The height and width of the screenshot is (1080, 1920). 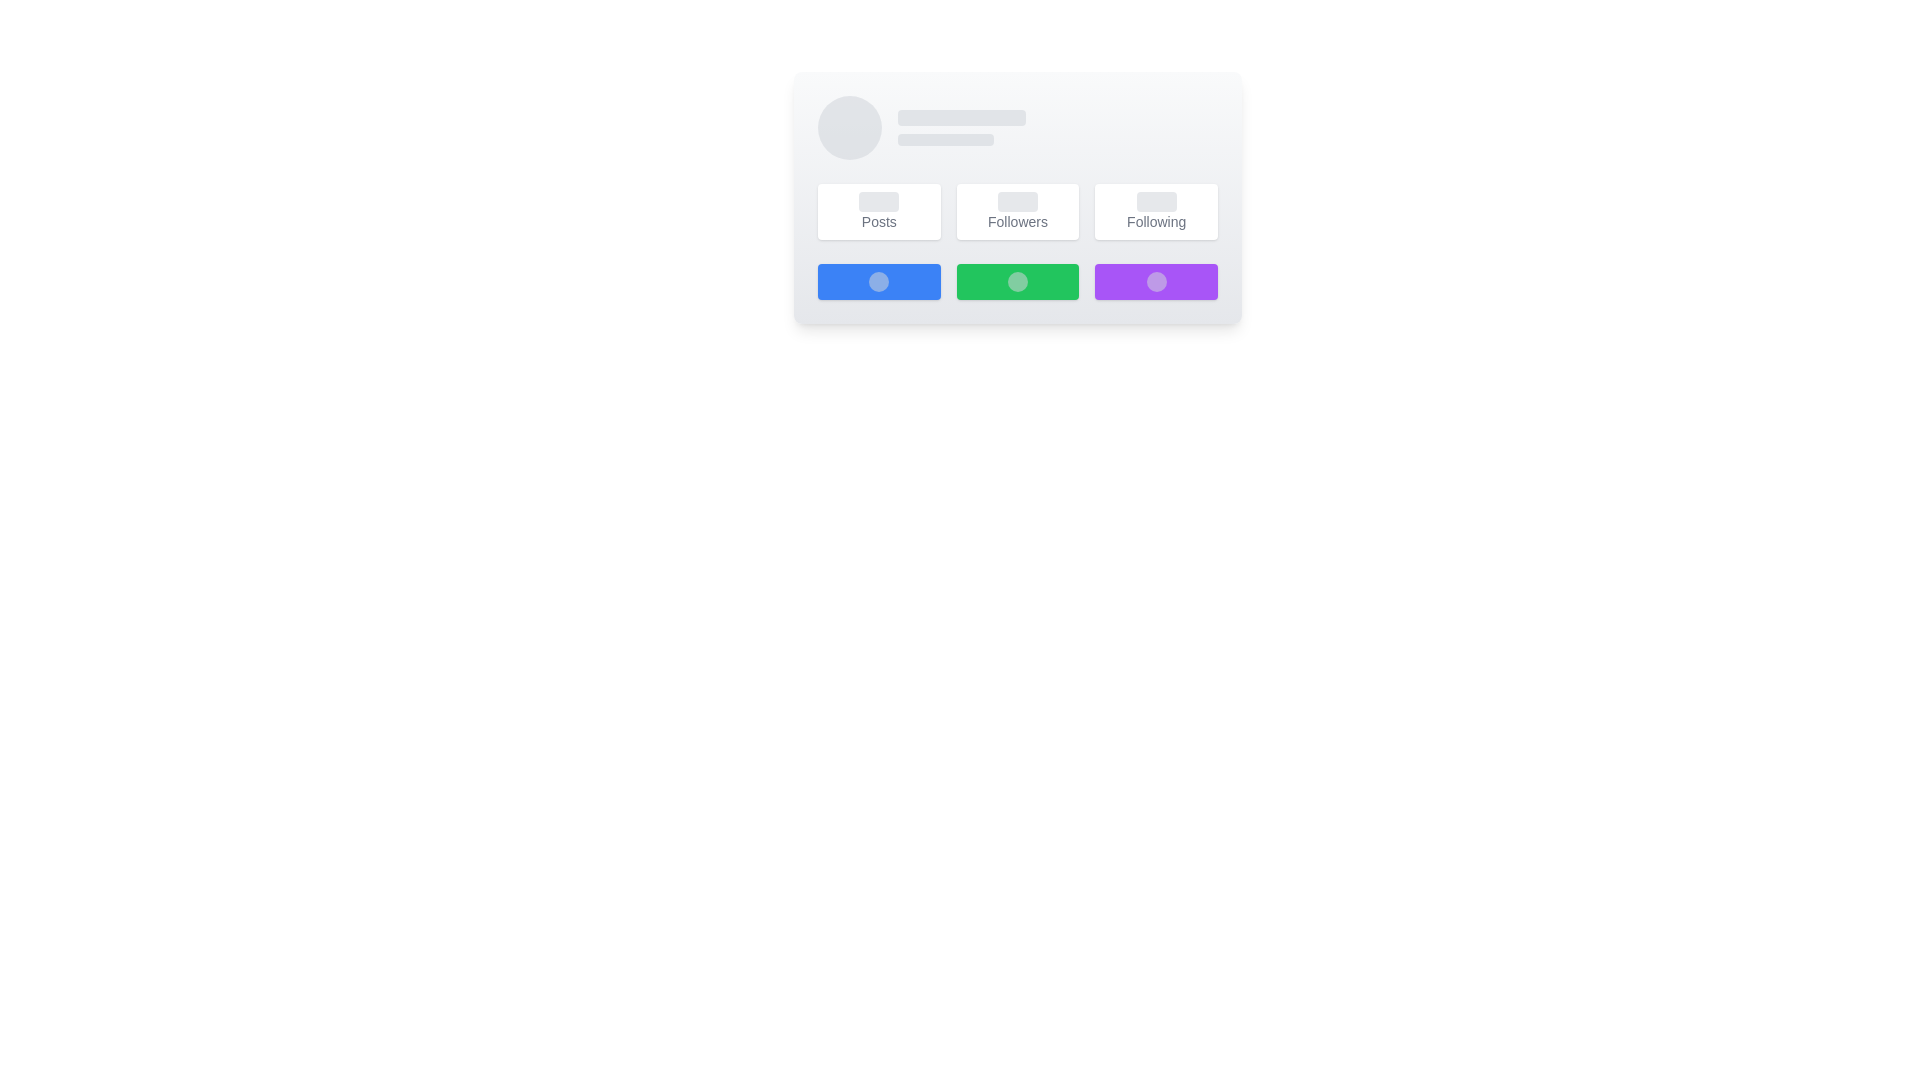 I want to click on the purple button with a circular gray icon that is the third button in a group of three, located below the 'Posts', 'Followers', and 'Following' labels, so click(x=1156, y=281).